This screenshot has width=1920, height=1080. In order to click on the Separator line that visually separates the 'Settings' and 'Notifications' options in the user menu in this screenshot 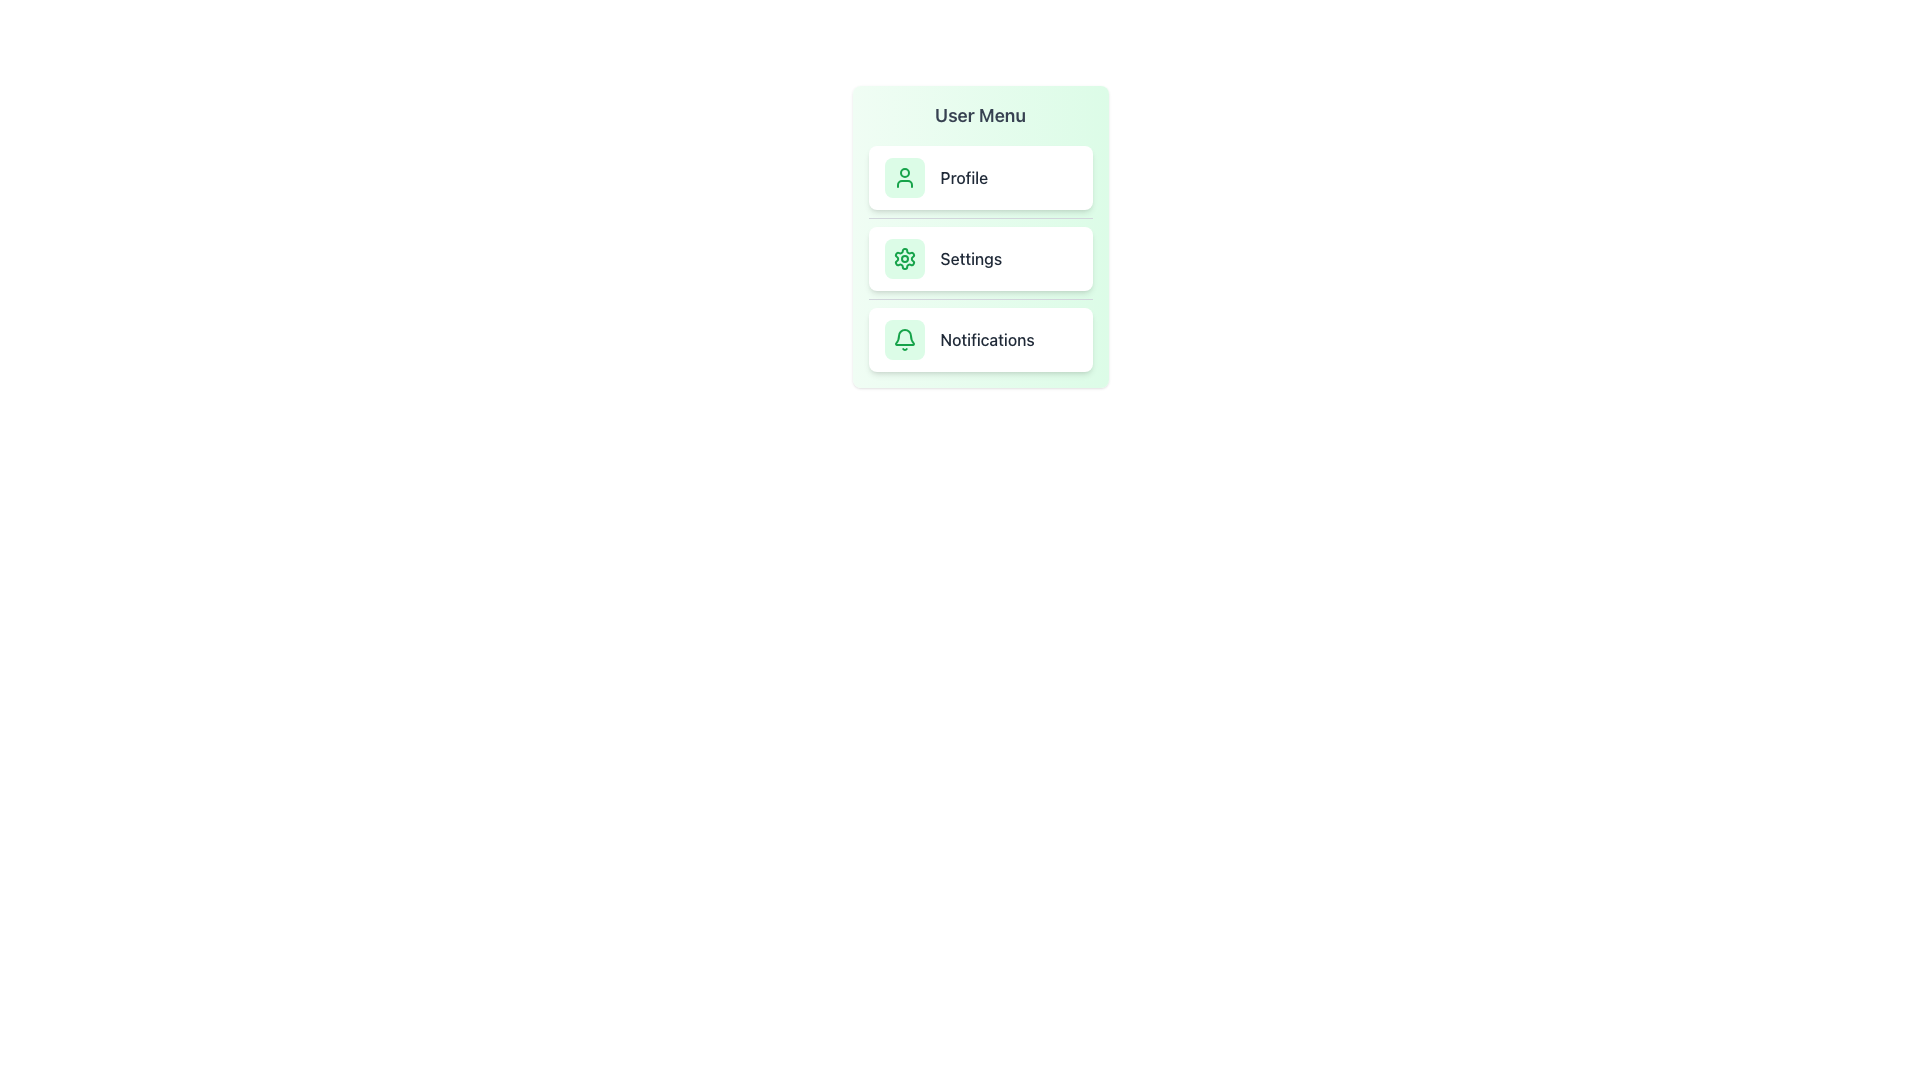, I will do `click(980, 299)`.